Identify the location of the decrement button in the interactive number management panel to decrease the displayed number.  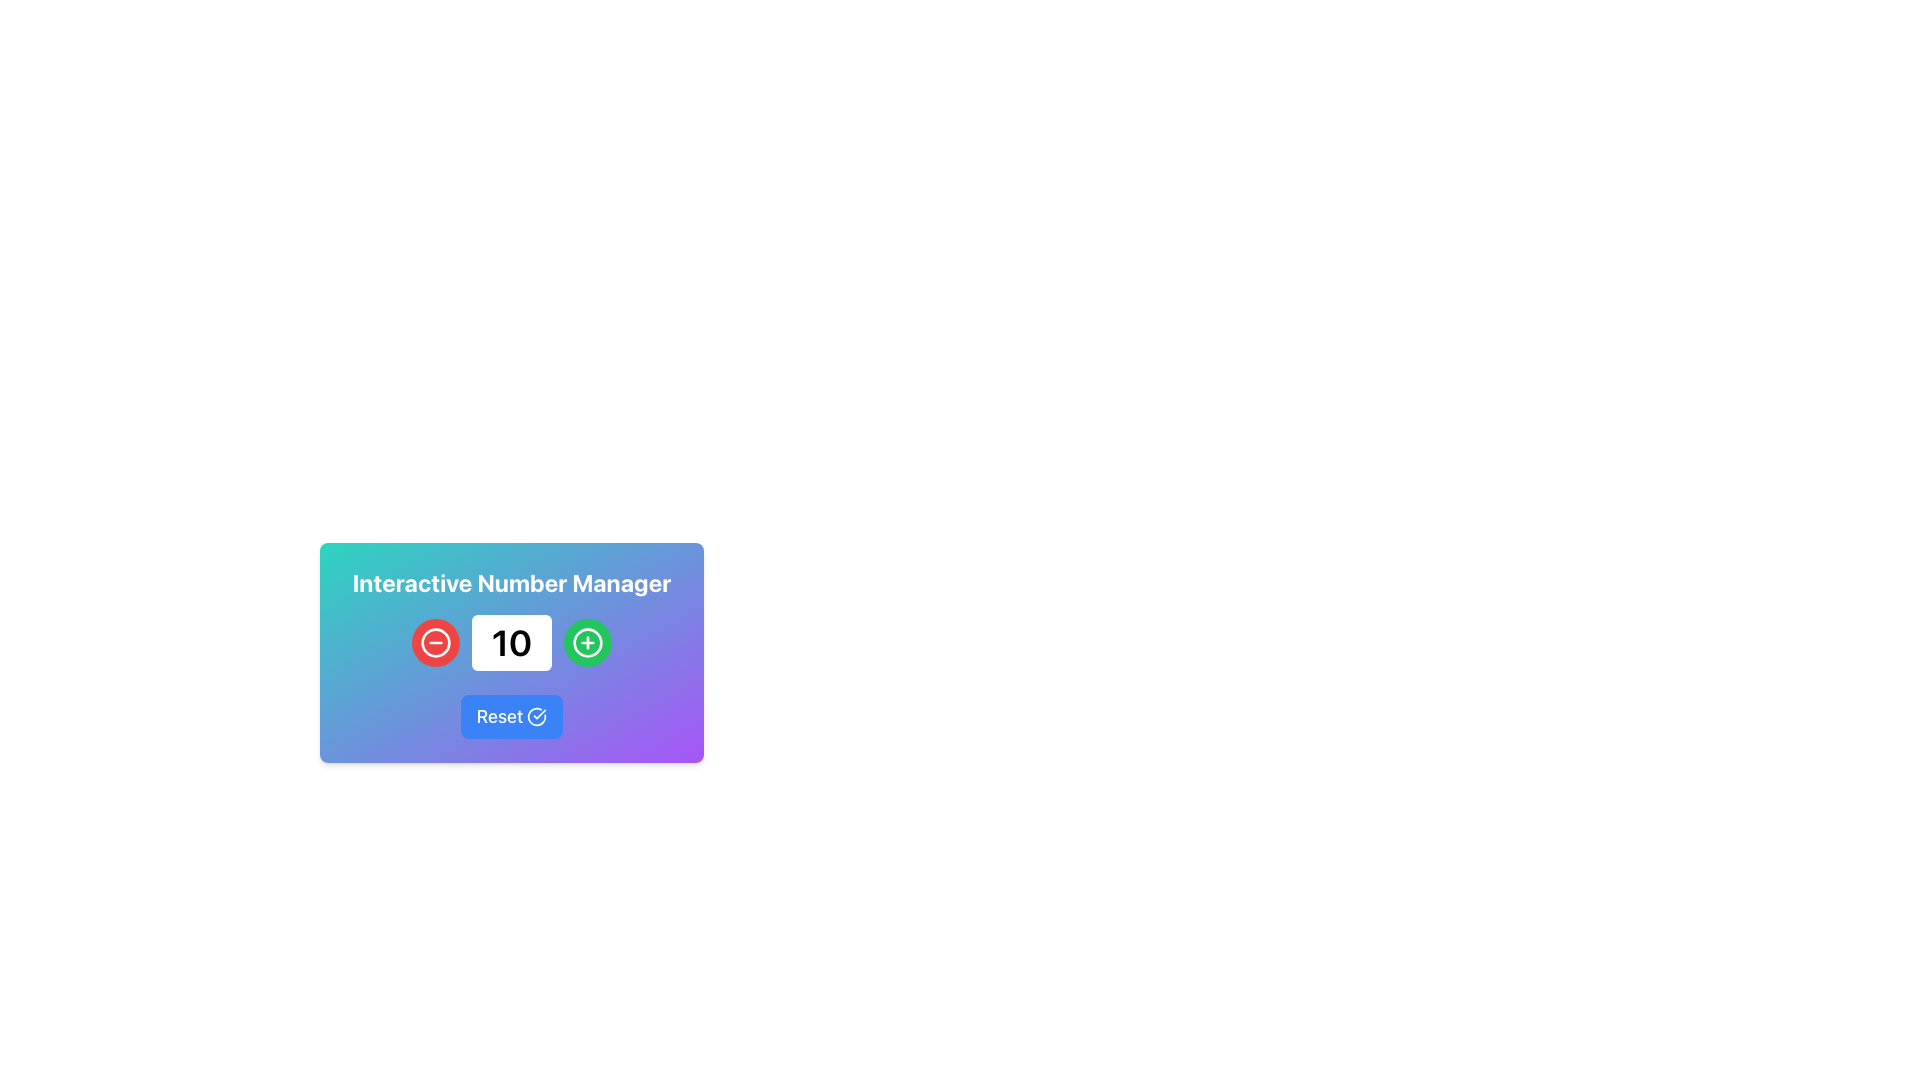
(435, 643).